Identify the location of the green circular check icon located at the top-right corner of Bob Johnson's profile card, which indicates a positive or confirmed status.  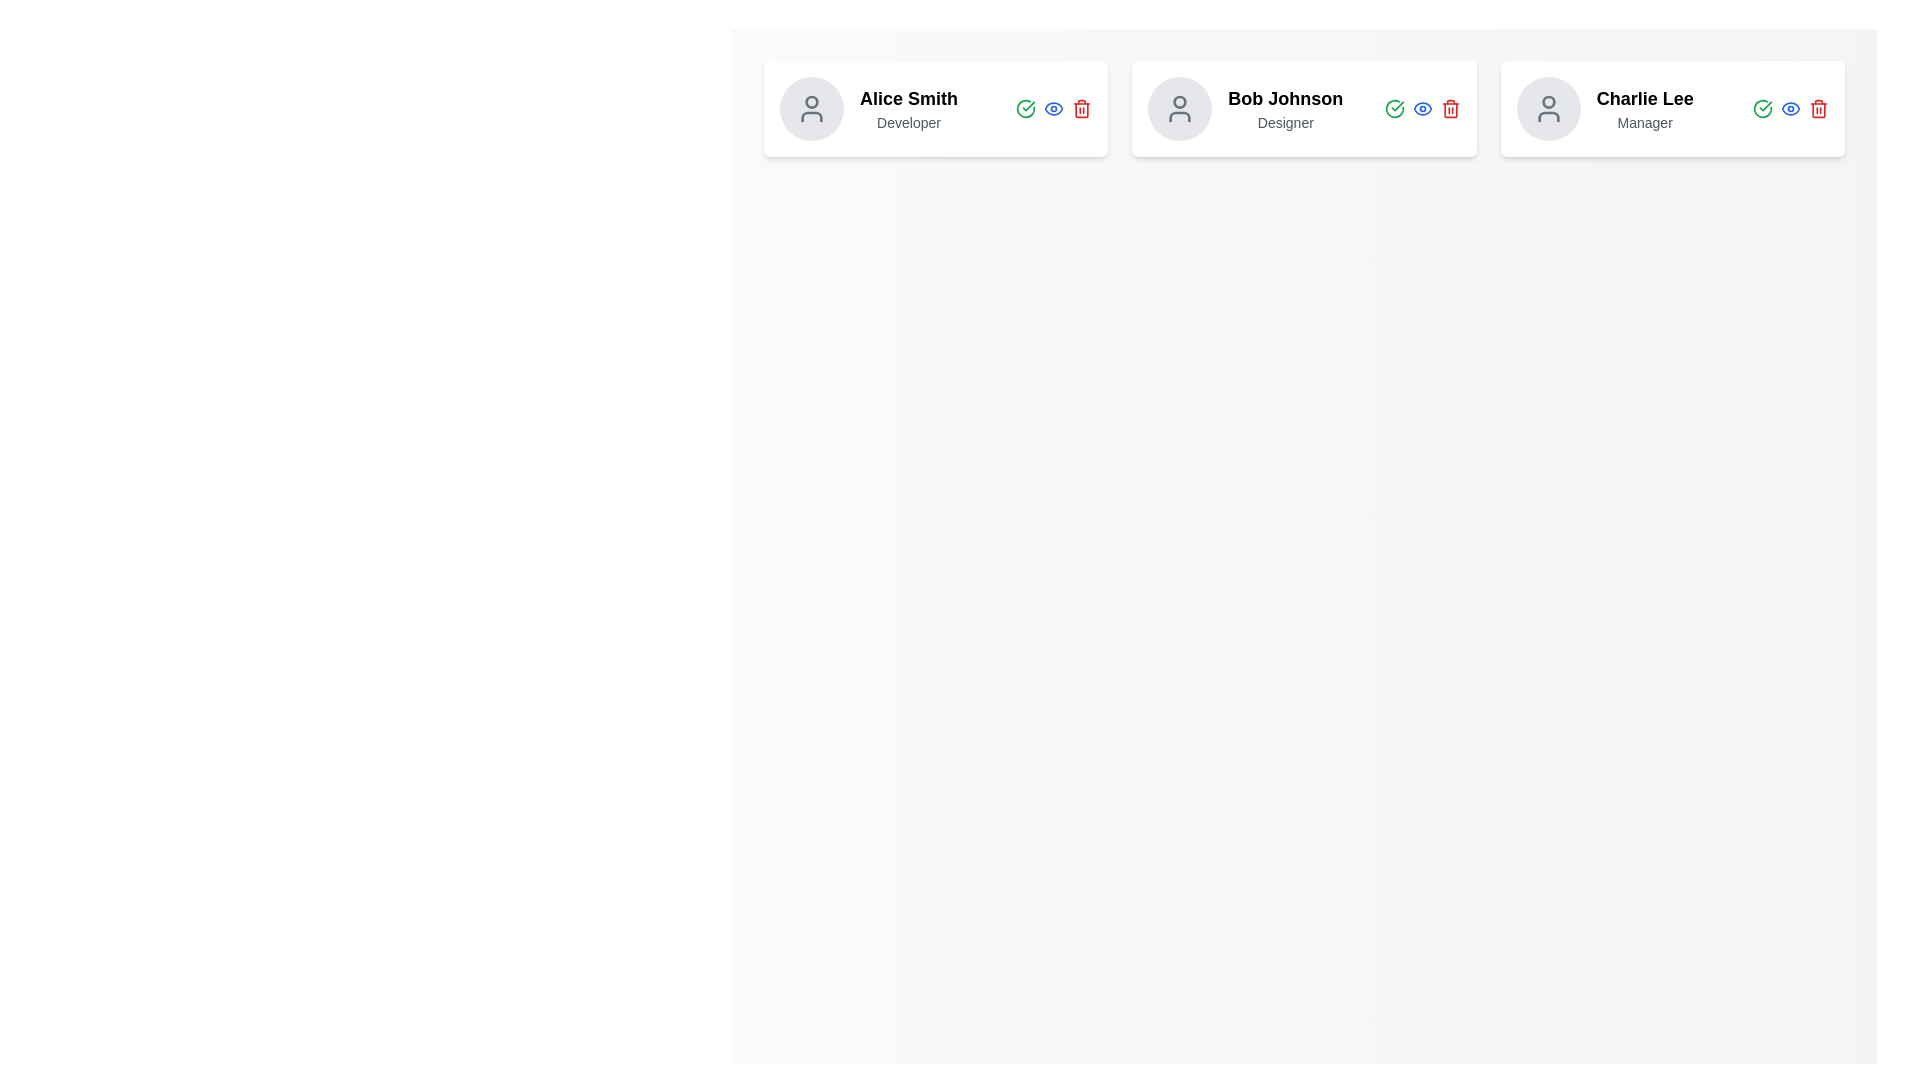
(1393, 108).